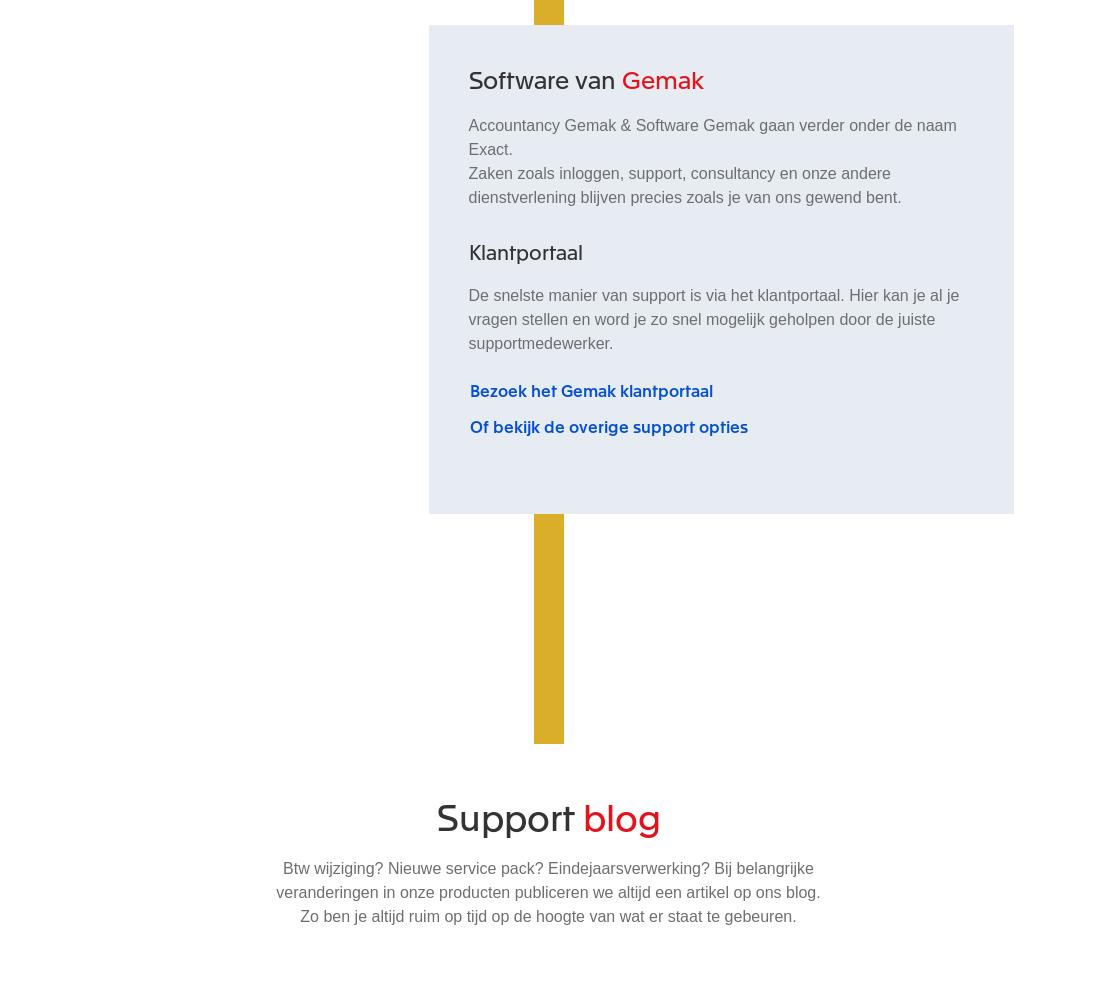  I want to click on 'blog', so click(621, 813).